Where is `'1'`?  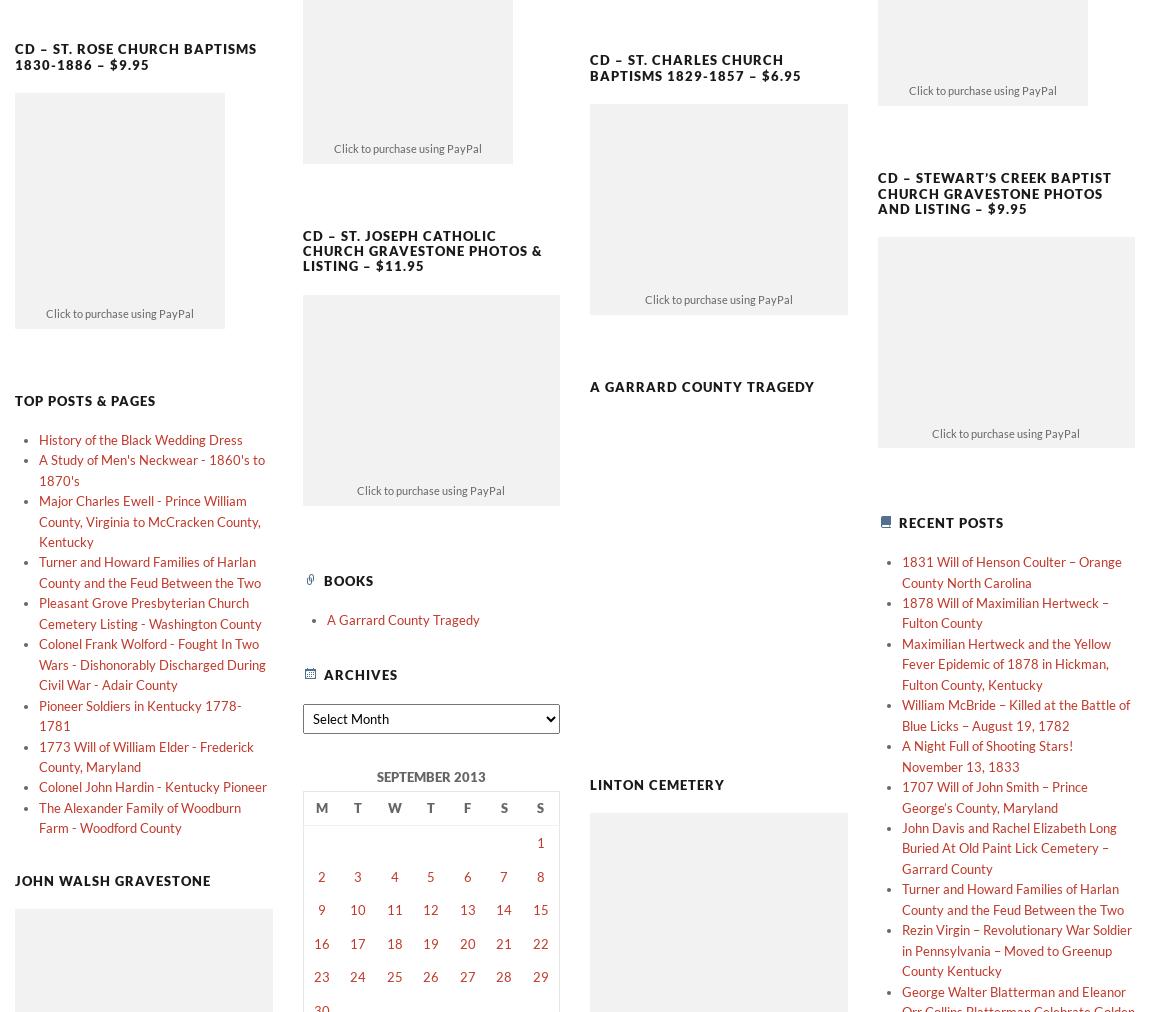
'1' is located at coordinates (536, 807).